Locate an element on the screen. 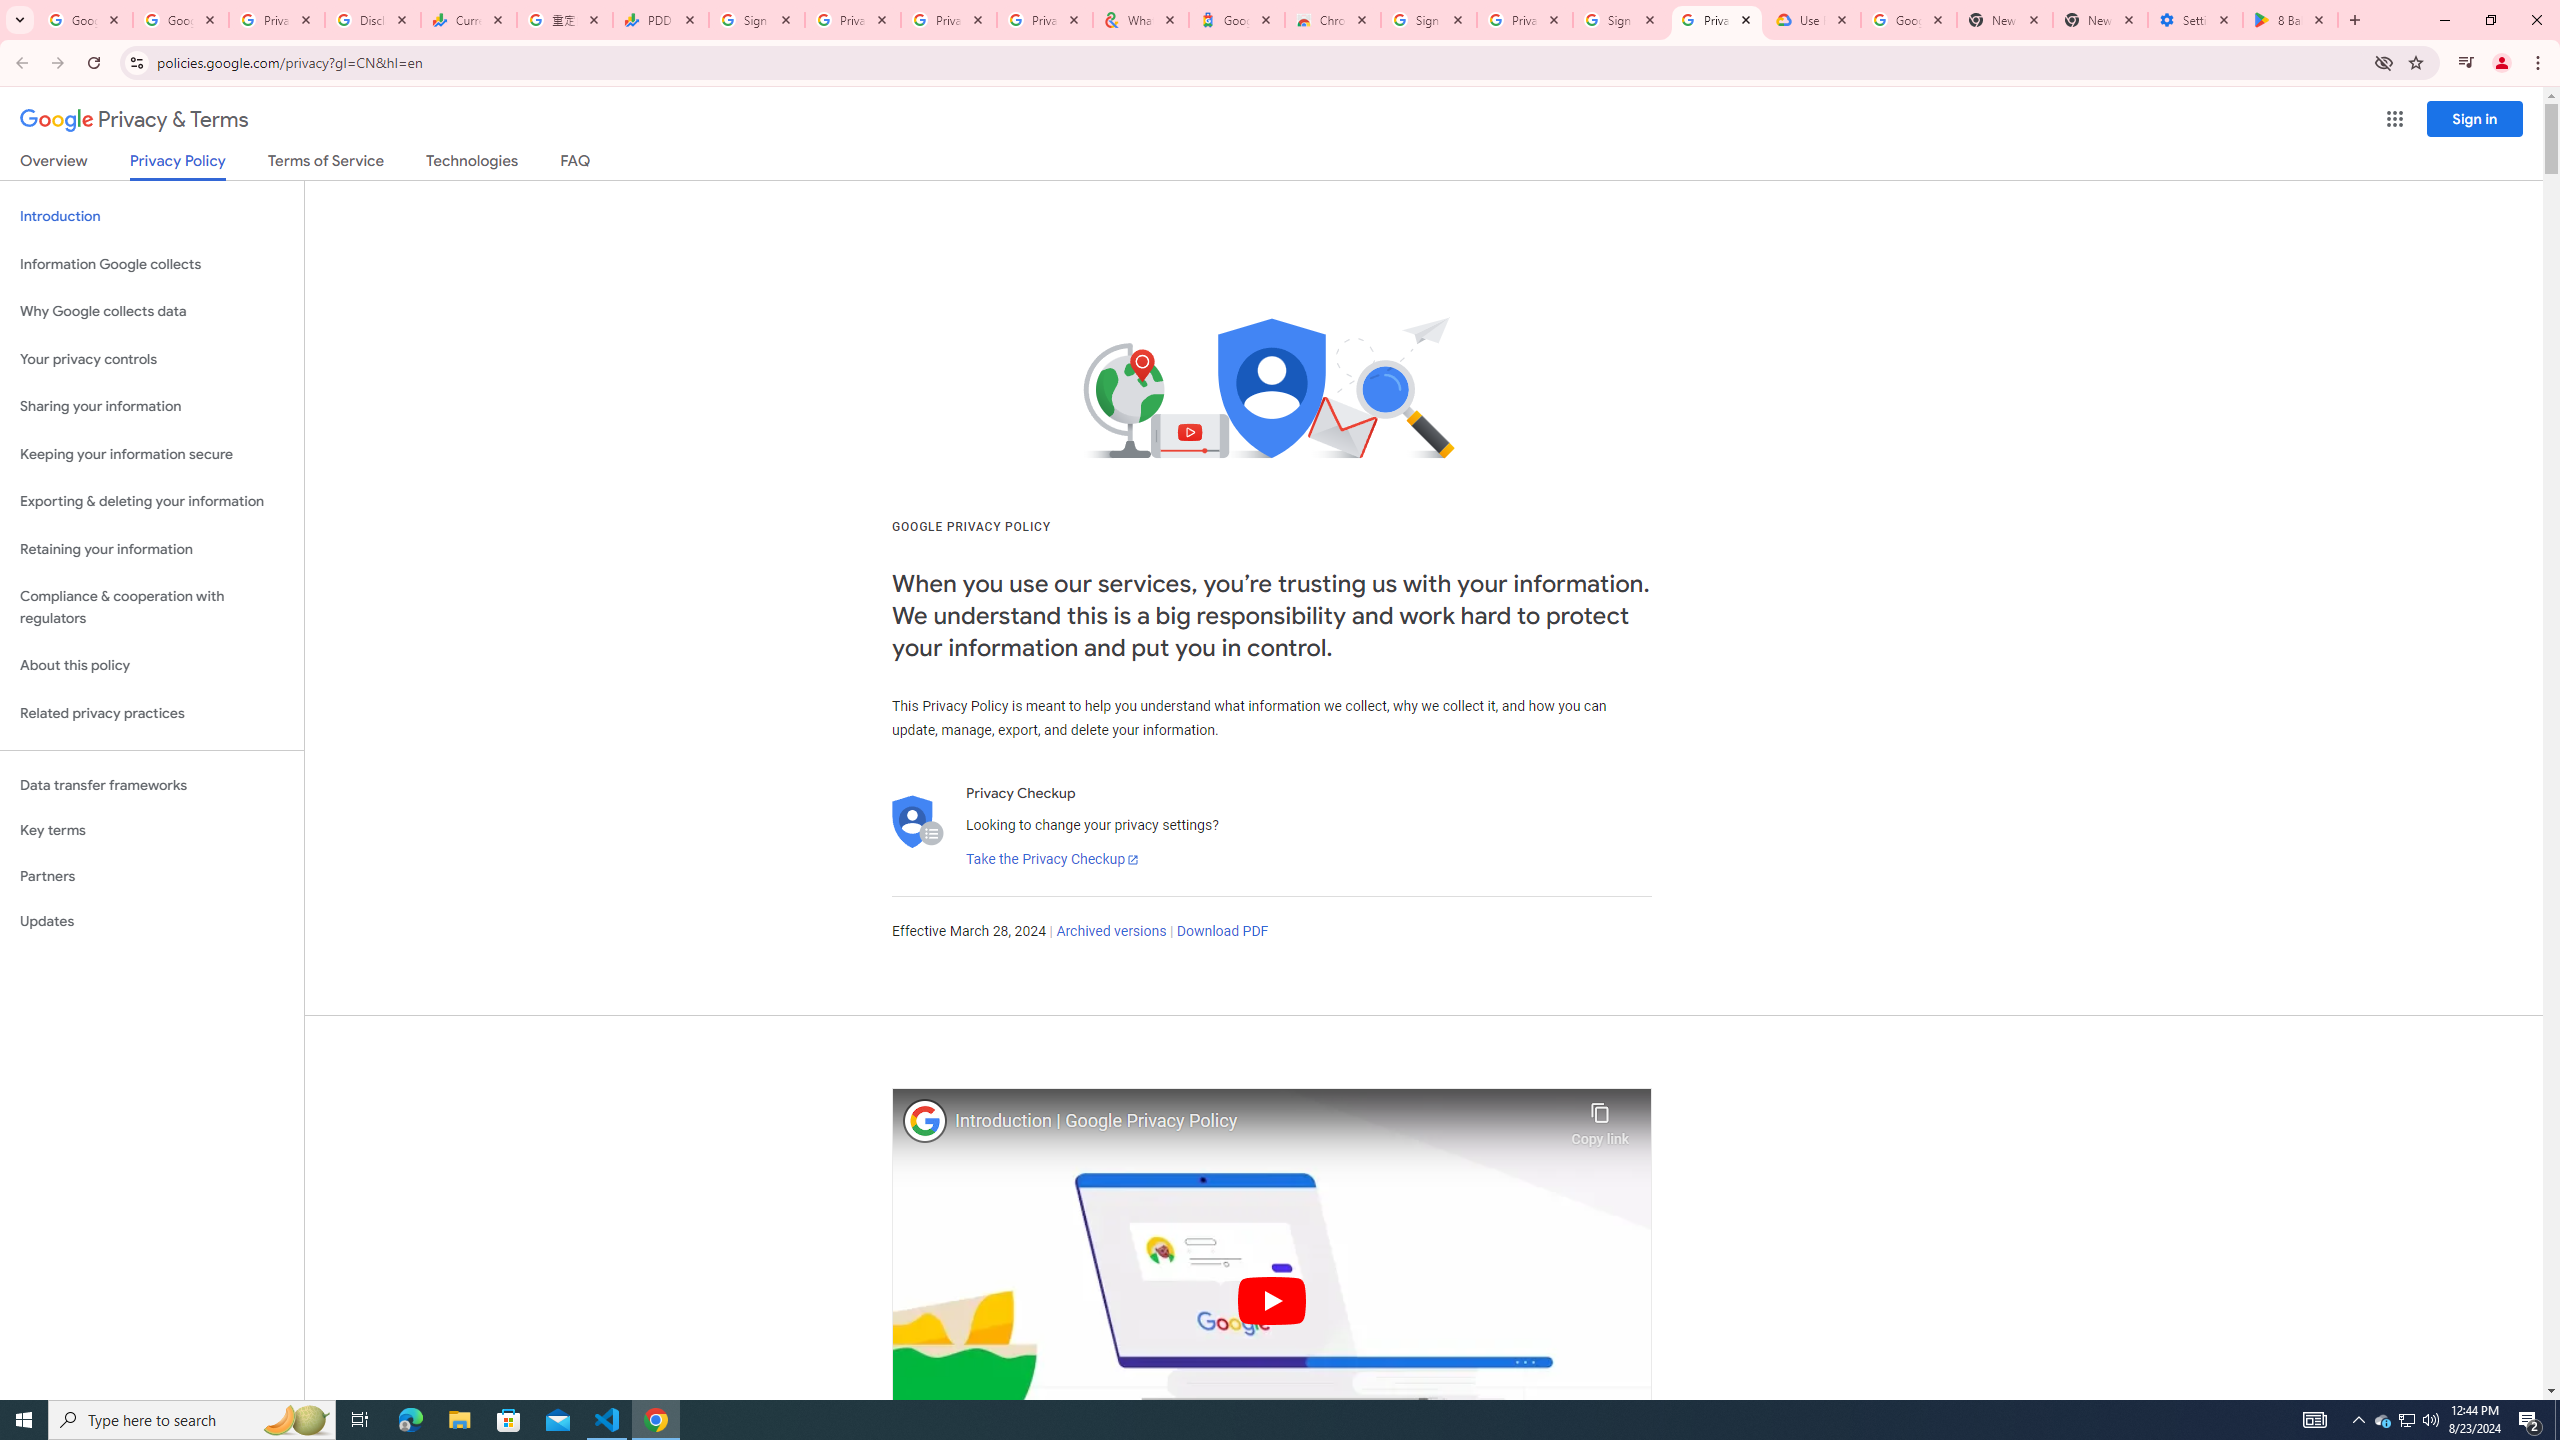  'Introduction | Google Privacy Policy' is located at coordinates (1257, 1121).